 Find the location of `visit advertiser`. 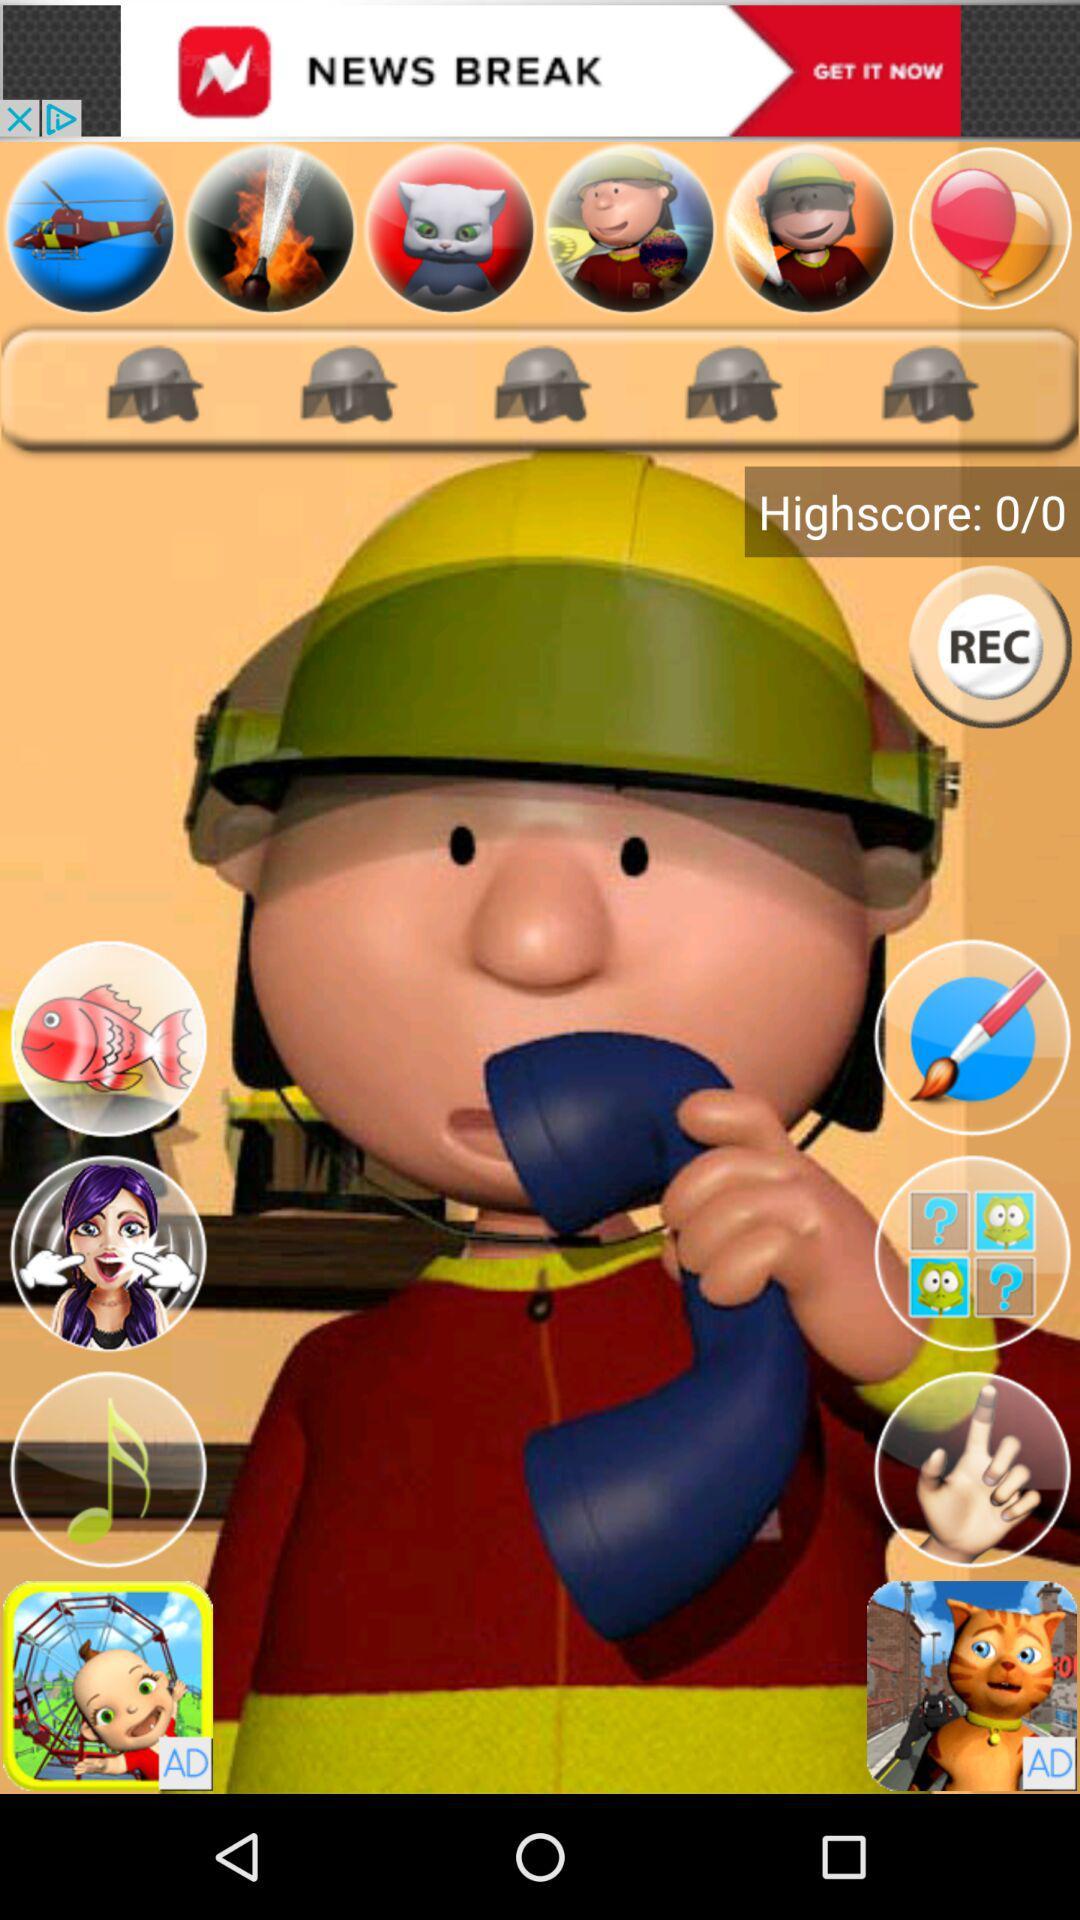

visit advertiser is located at coordinates (540, 70).